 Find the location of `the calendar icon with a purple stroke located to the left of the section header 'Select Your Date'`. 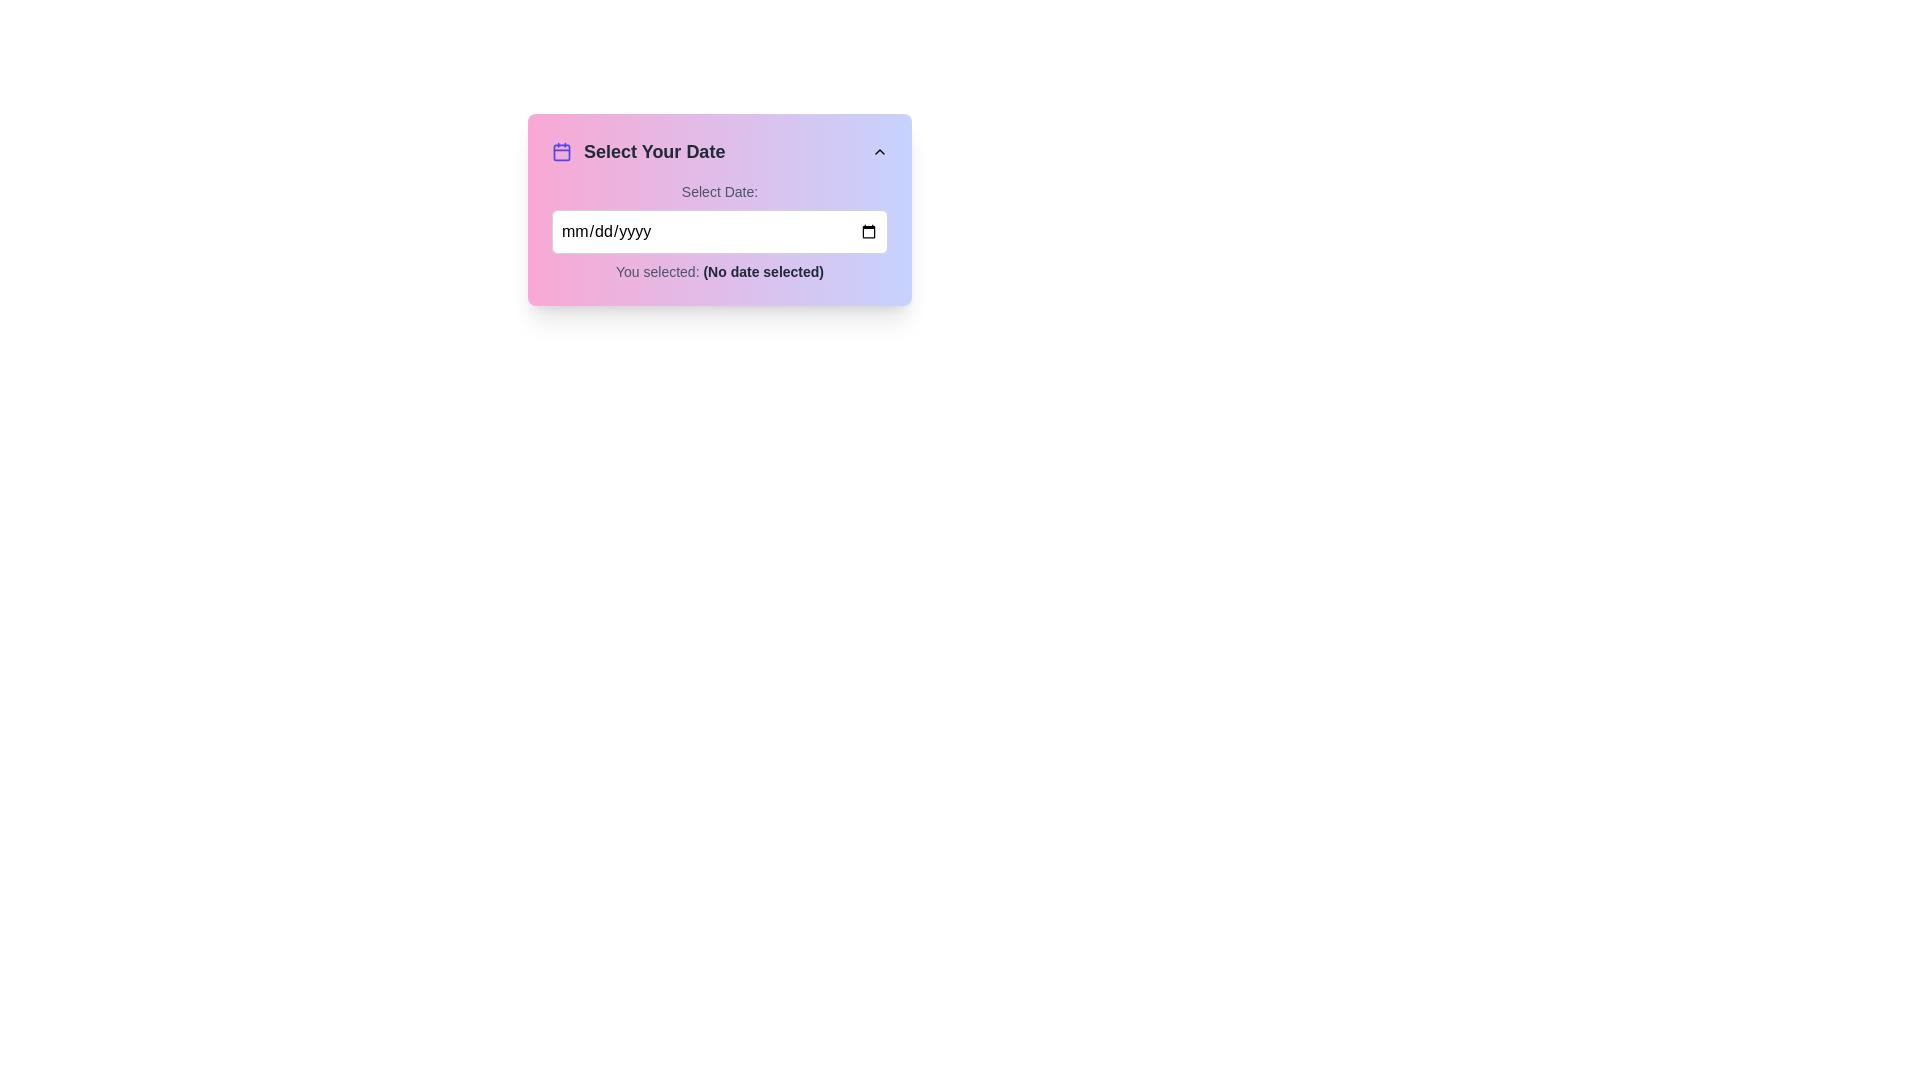

the calendar icon with a purple stroke located to the left of the section header 'Select Your Date' is located at coordinates (560, 150).